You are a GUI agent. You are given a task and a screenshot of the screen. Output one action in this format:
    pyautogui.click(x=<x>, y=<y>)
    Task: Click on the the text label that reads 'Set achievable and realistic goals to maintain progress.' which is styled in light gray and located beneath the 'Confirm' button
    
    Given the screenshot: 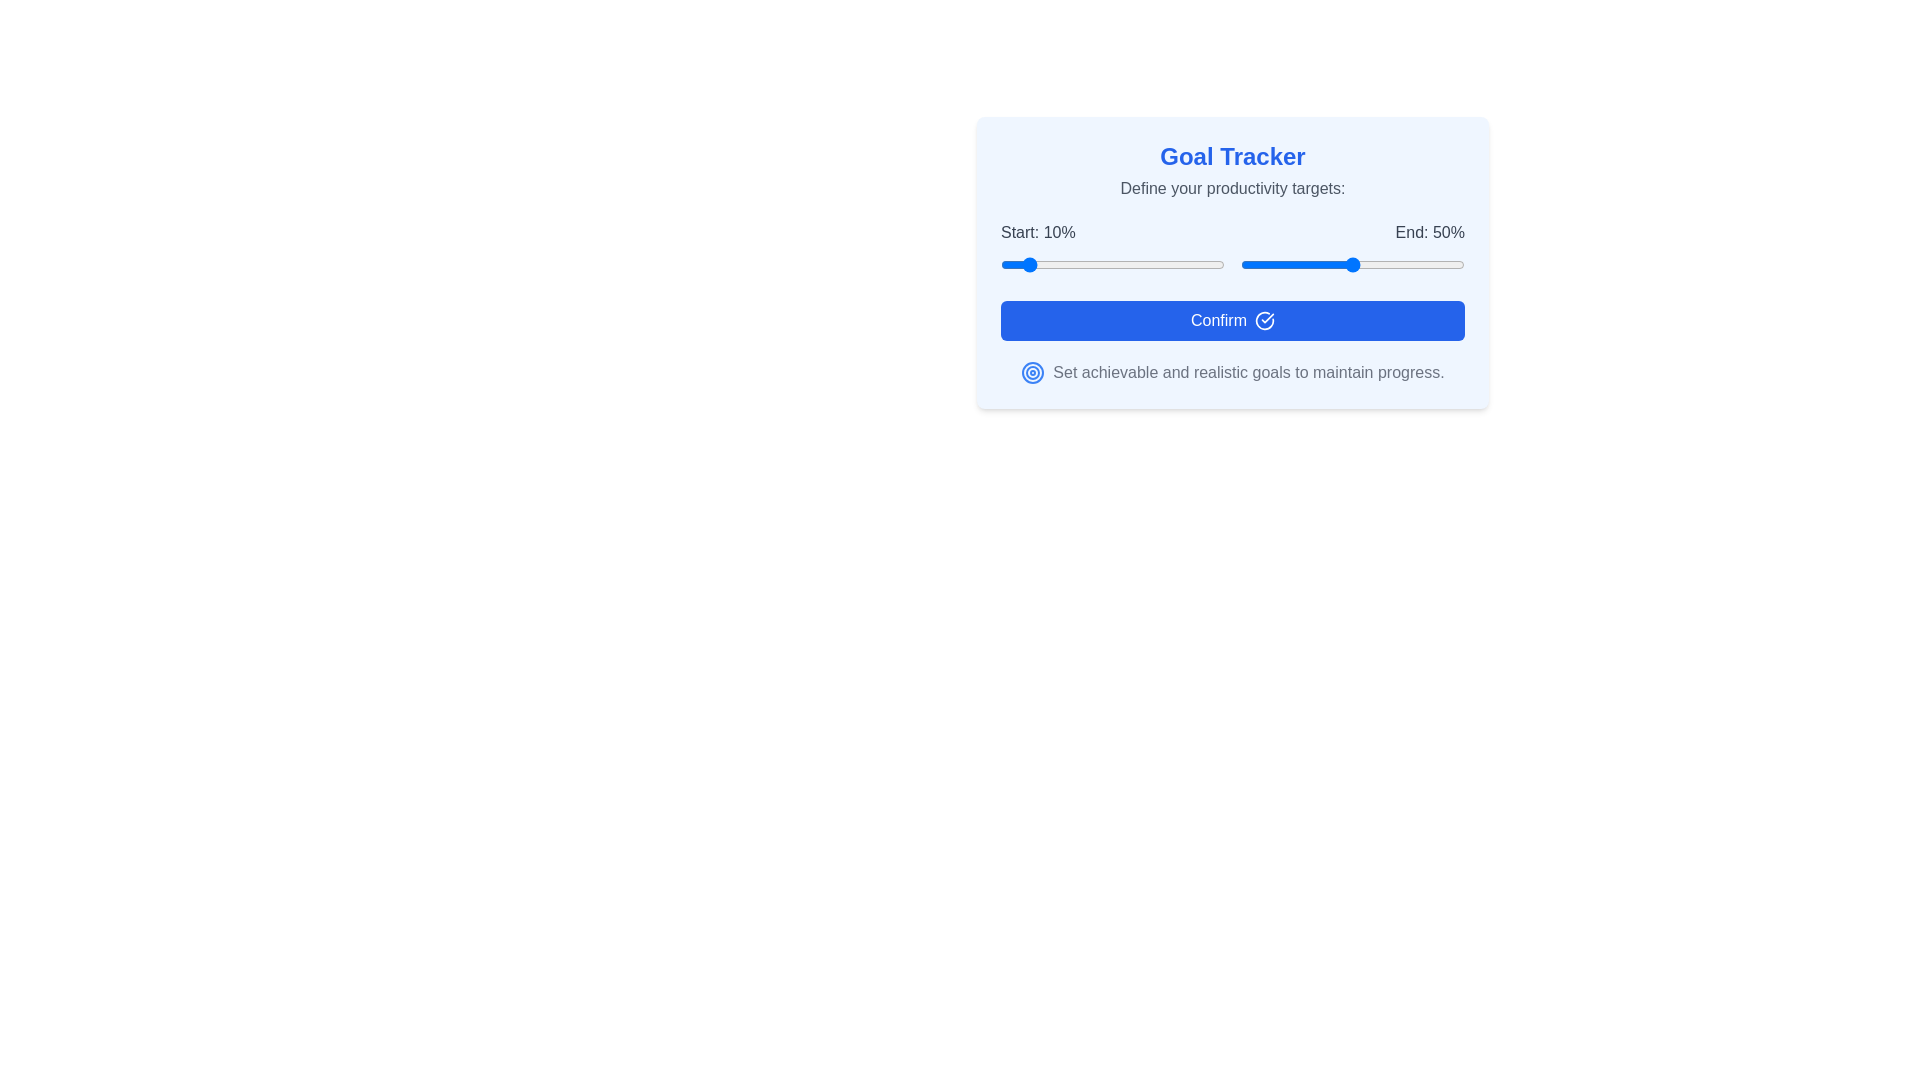 What is the action you would take?
    pyautogui.click(x=1247, y=373)
    